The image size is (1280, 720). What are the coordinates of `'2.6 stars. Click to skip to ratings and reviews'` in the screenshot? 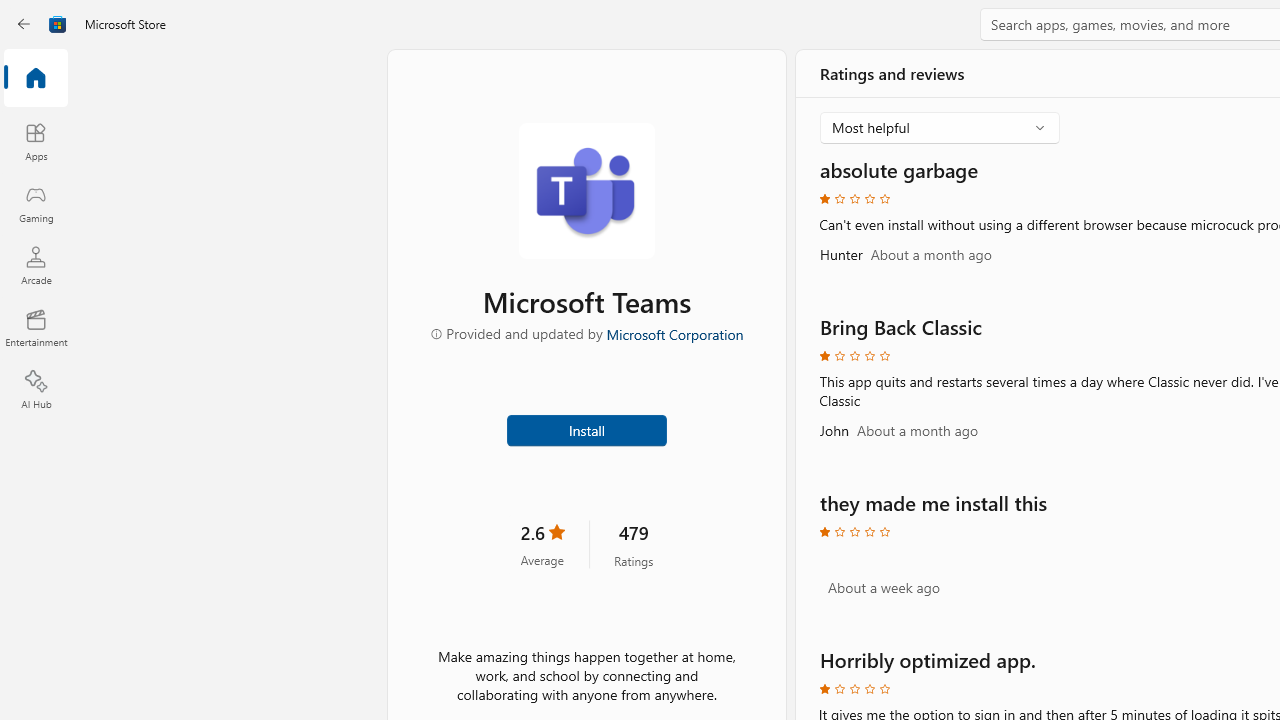 It's located at (542, 543).